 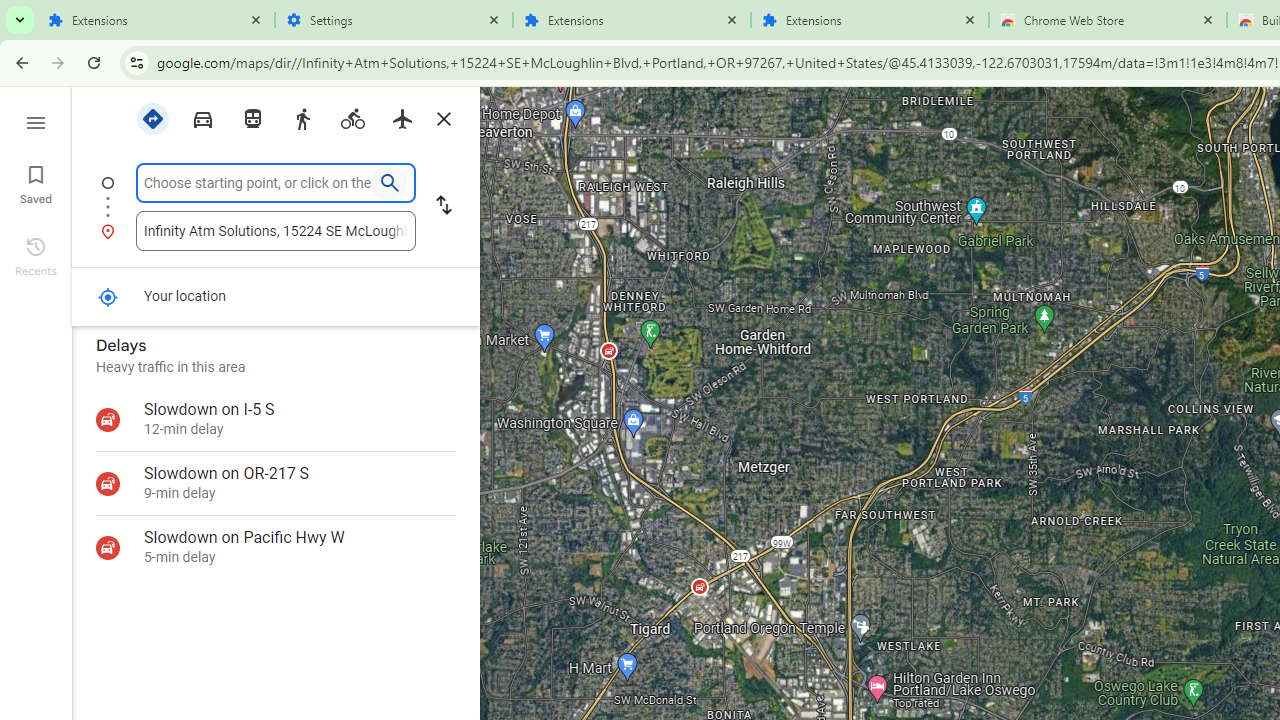 What do you see at coordinates (257, 182) in the screenshot?
I see `'AutomationID: sb_ifc50'` at bounding box center [257, 182].